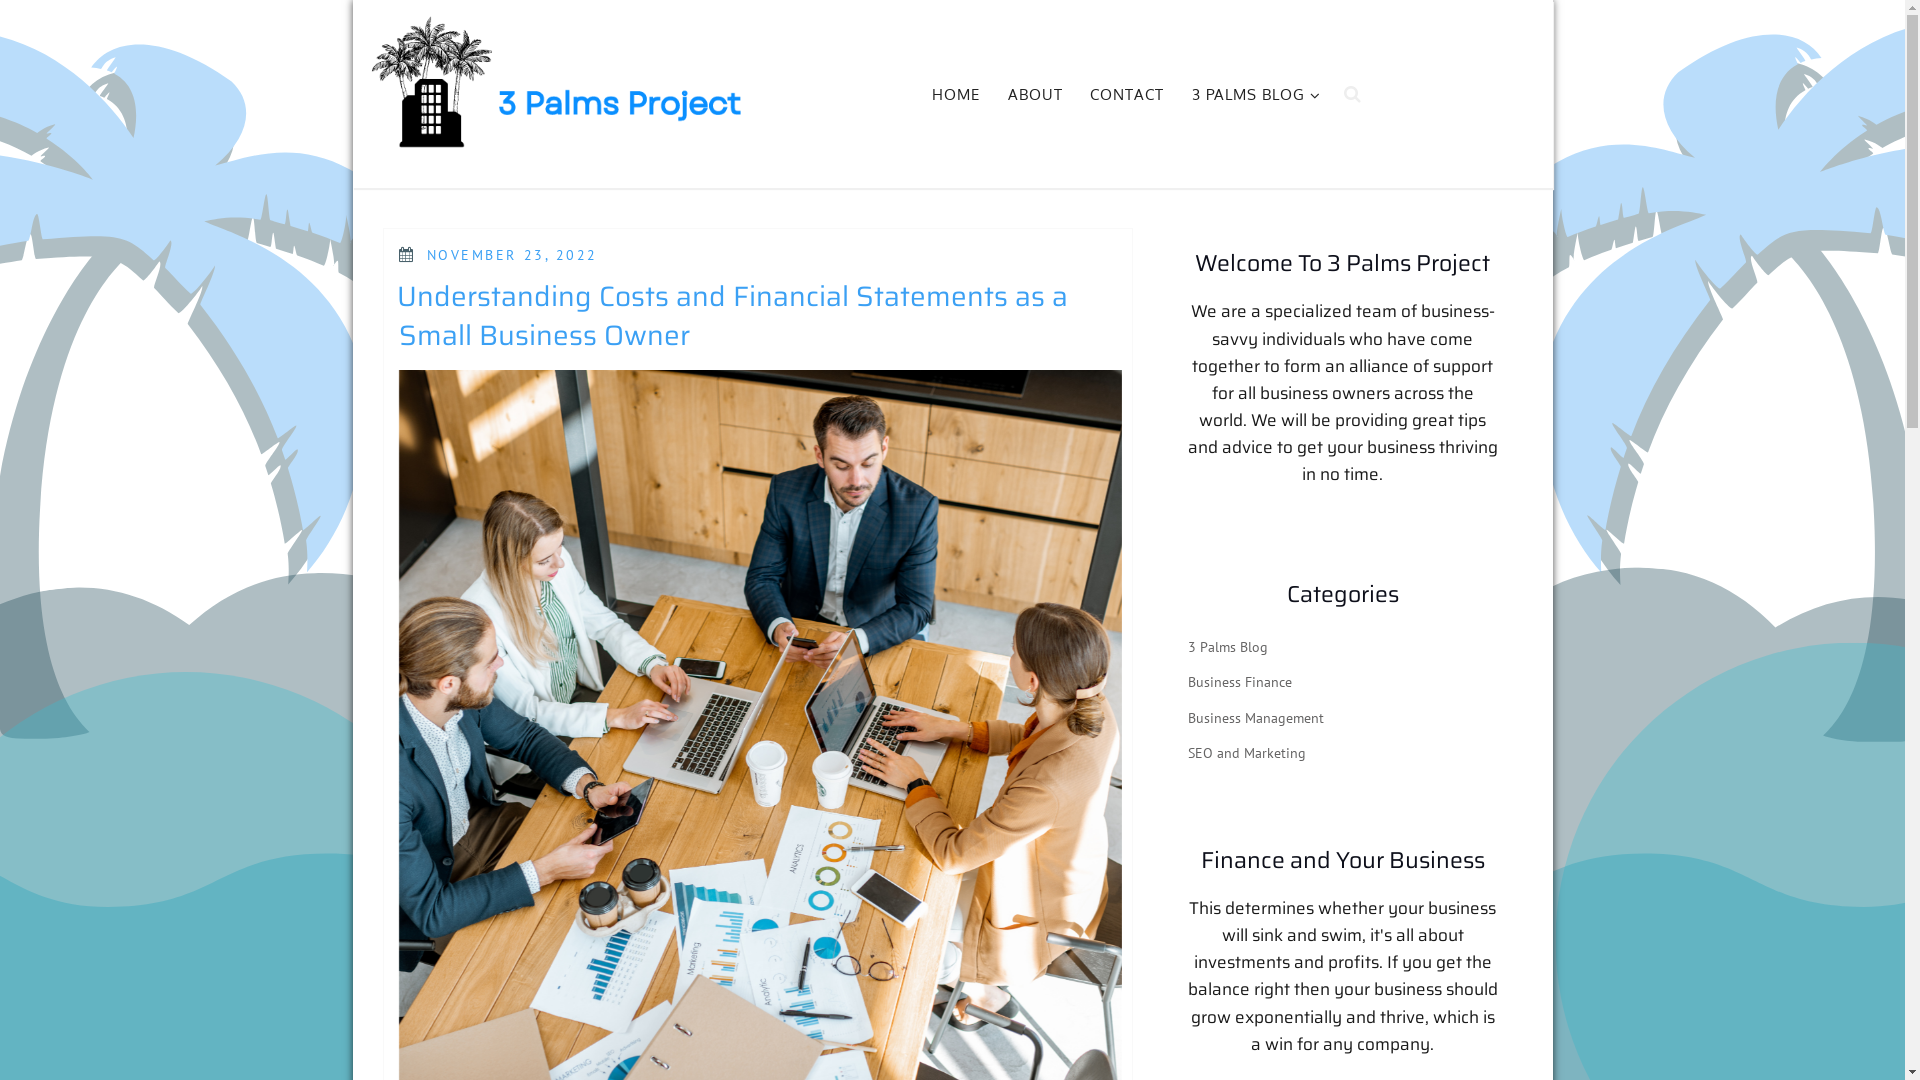 This screenshot has width=1920, height=1080. Describe the element at coordinates (1255, 716) in the screenshot. I see `'Business Management'` at that location.